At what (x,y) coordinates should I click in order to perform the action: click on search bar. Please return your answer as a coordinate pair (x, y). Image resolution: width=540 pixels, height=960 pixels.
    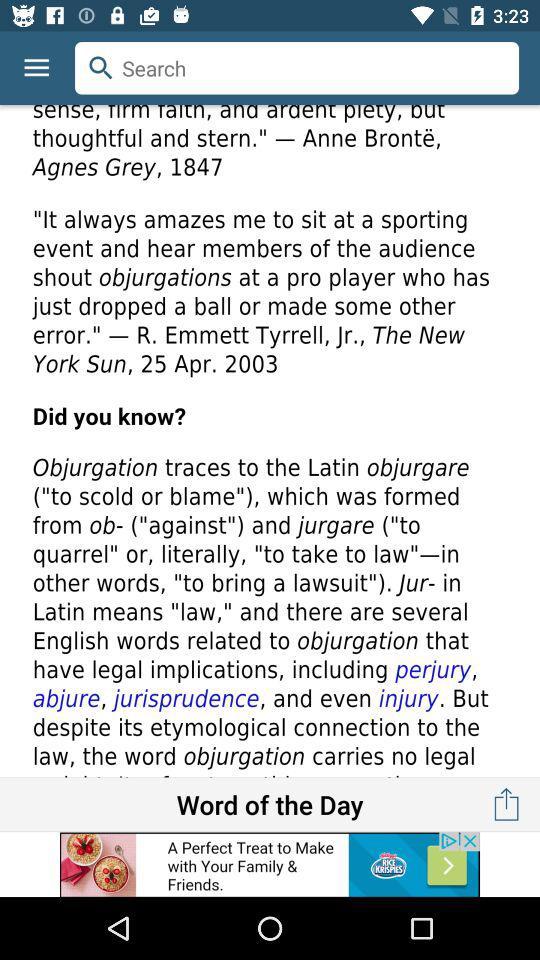
    Looking at the image, I should click on (296, 68).